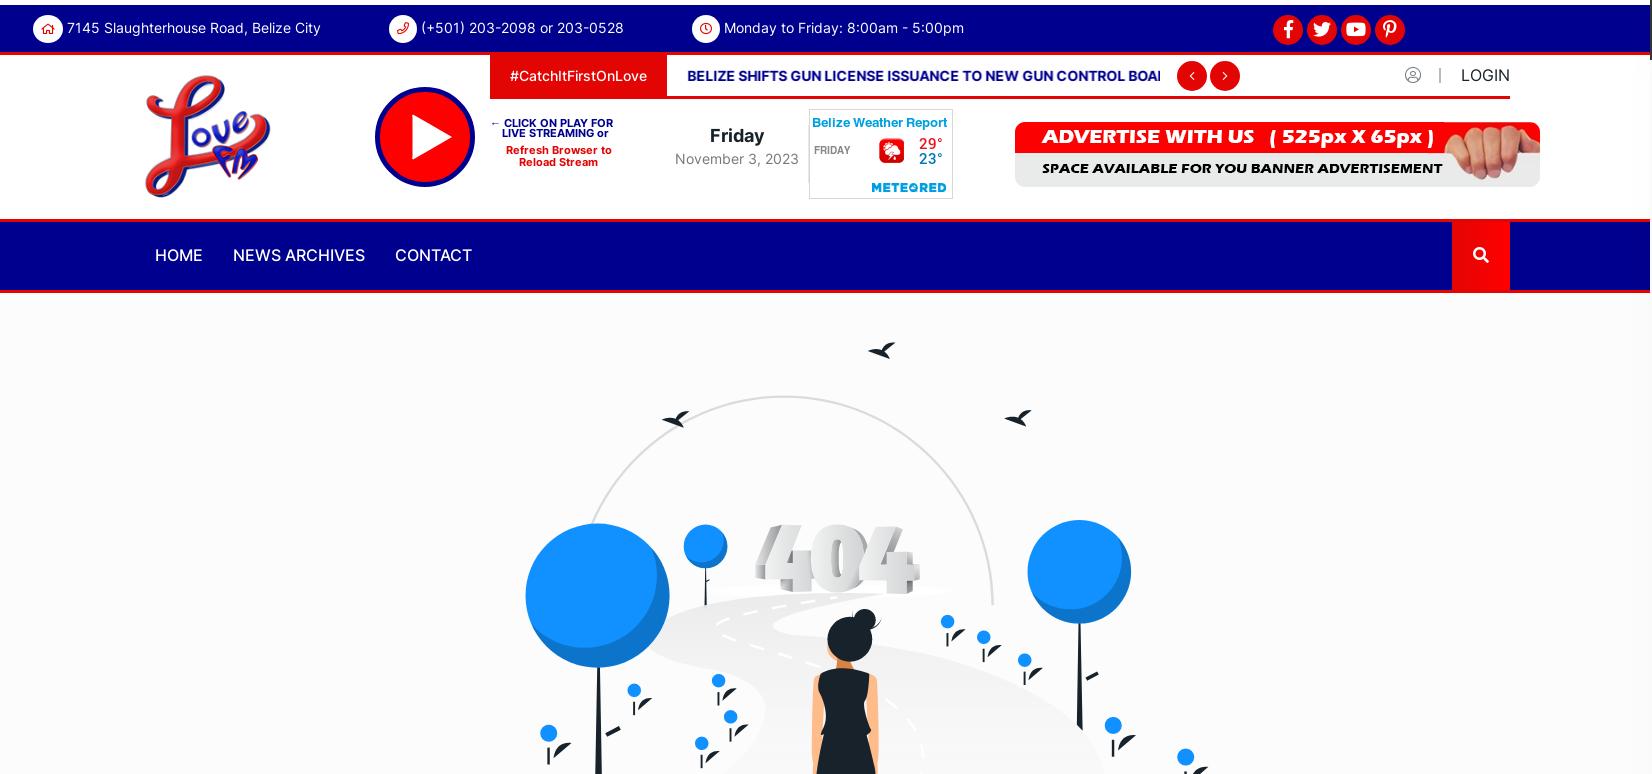 Image resolution: width=1652 pixels, height=774 pixels. What do you see at coordinates (193, 27) in the screenshot?
I see `'7145 Slaughterhouse Road, Belize City'` at bounding box center [193, 27].